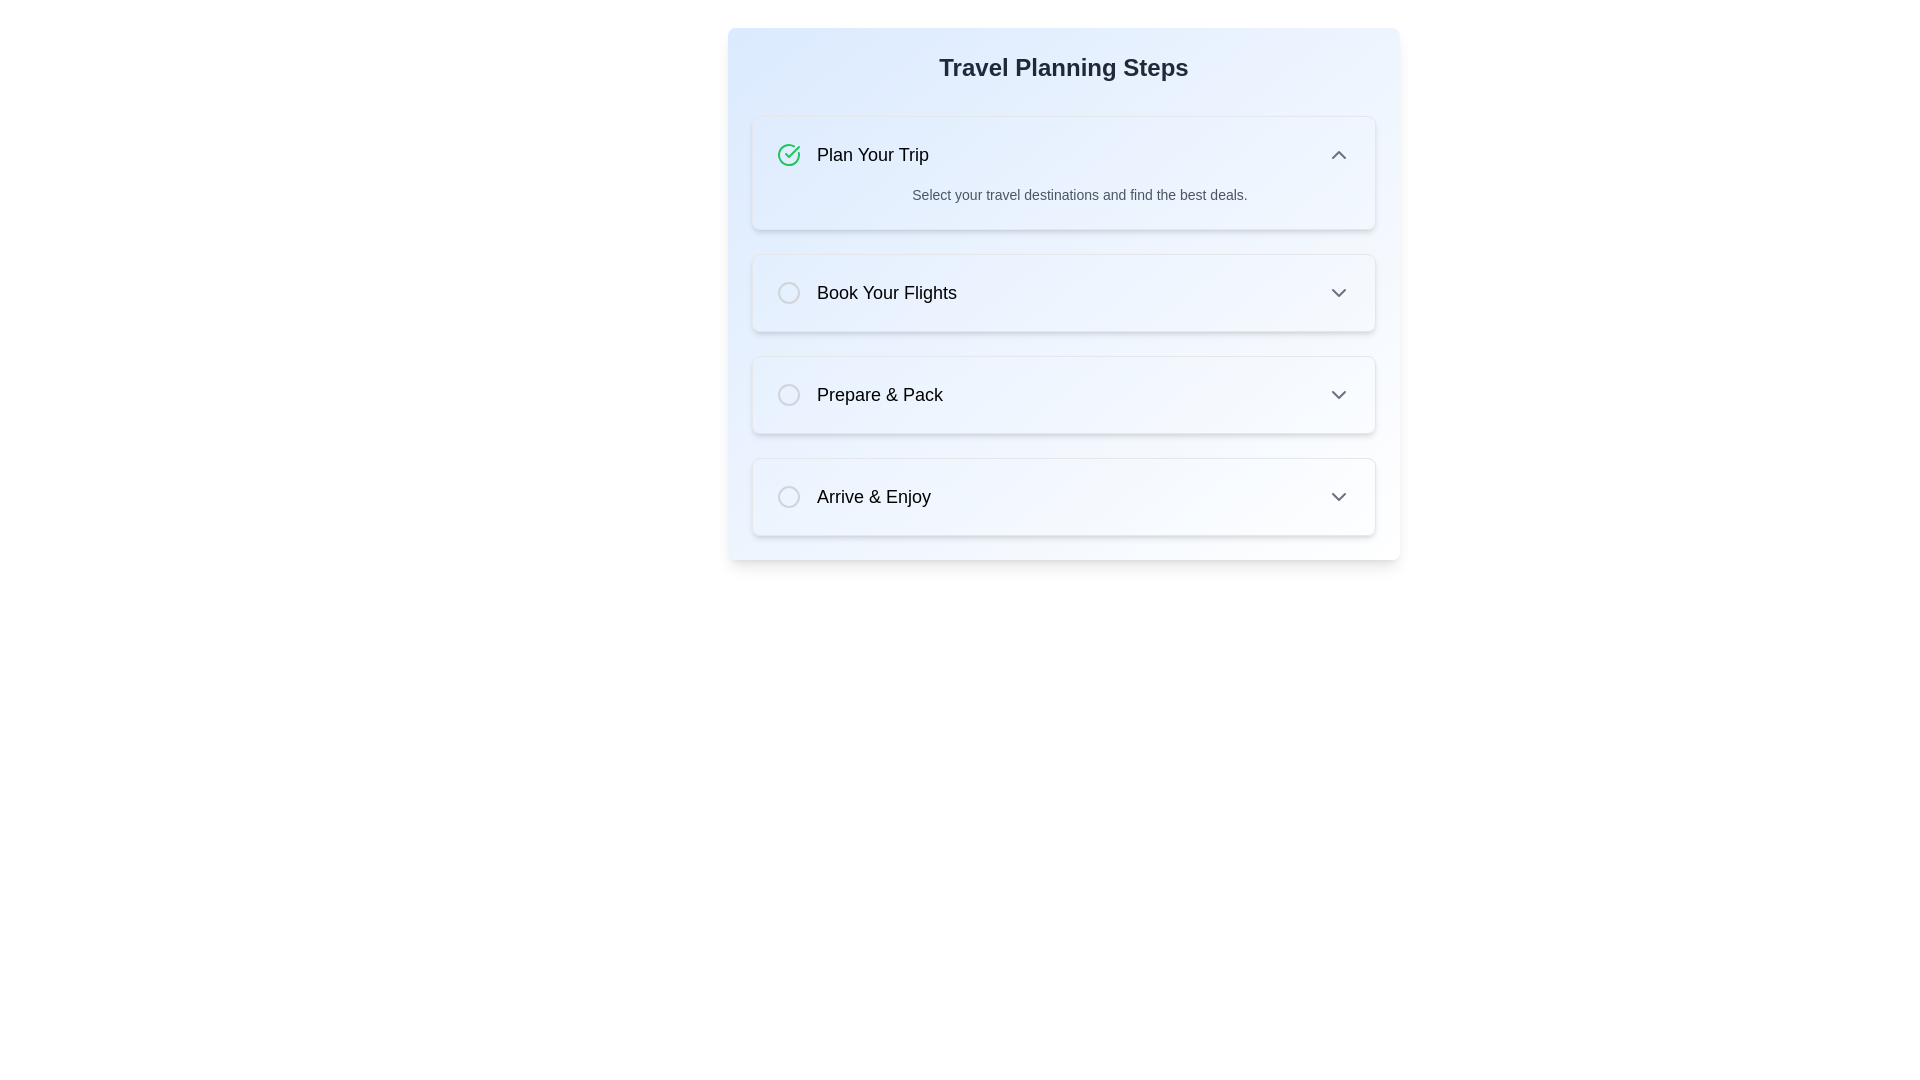 This screenshot has width=1920, height=1080. What do you see at coordinates (1063, 293) in the screenshot?
I see `the 'Book Your Flights' list item in the step-based navigation component` at bounding box center [1063, 293].